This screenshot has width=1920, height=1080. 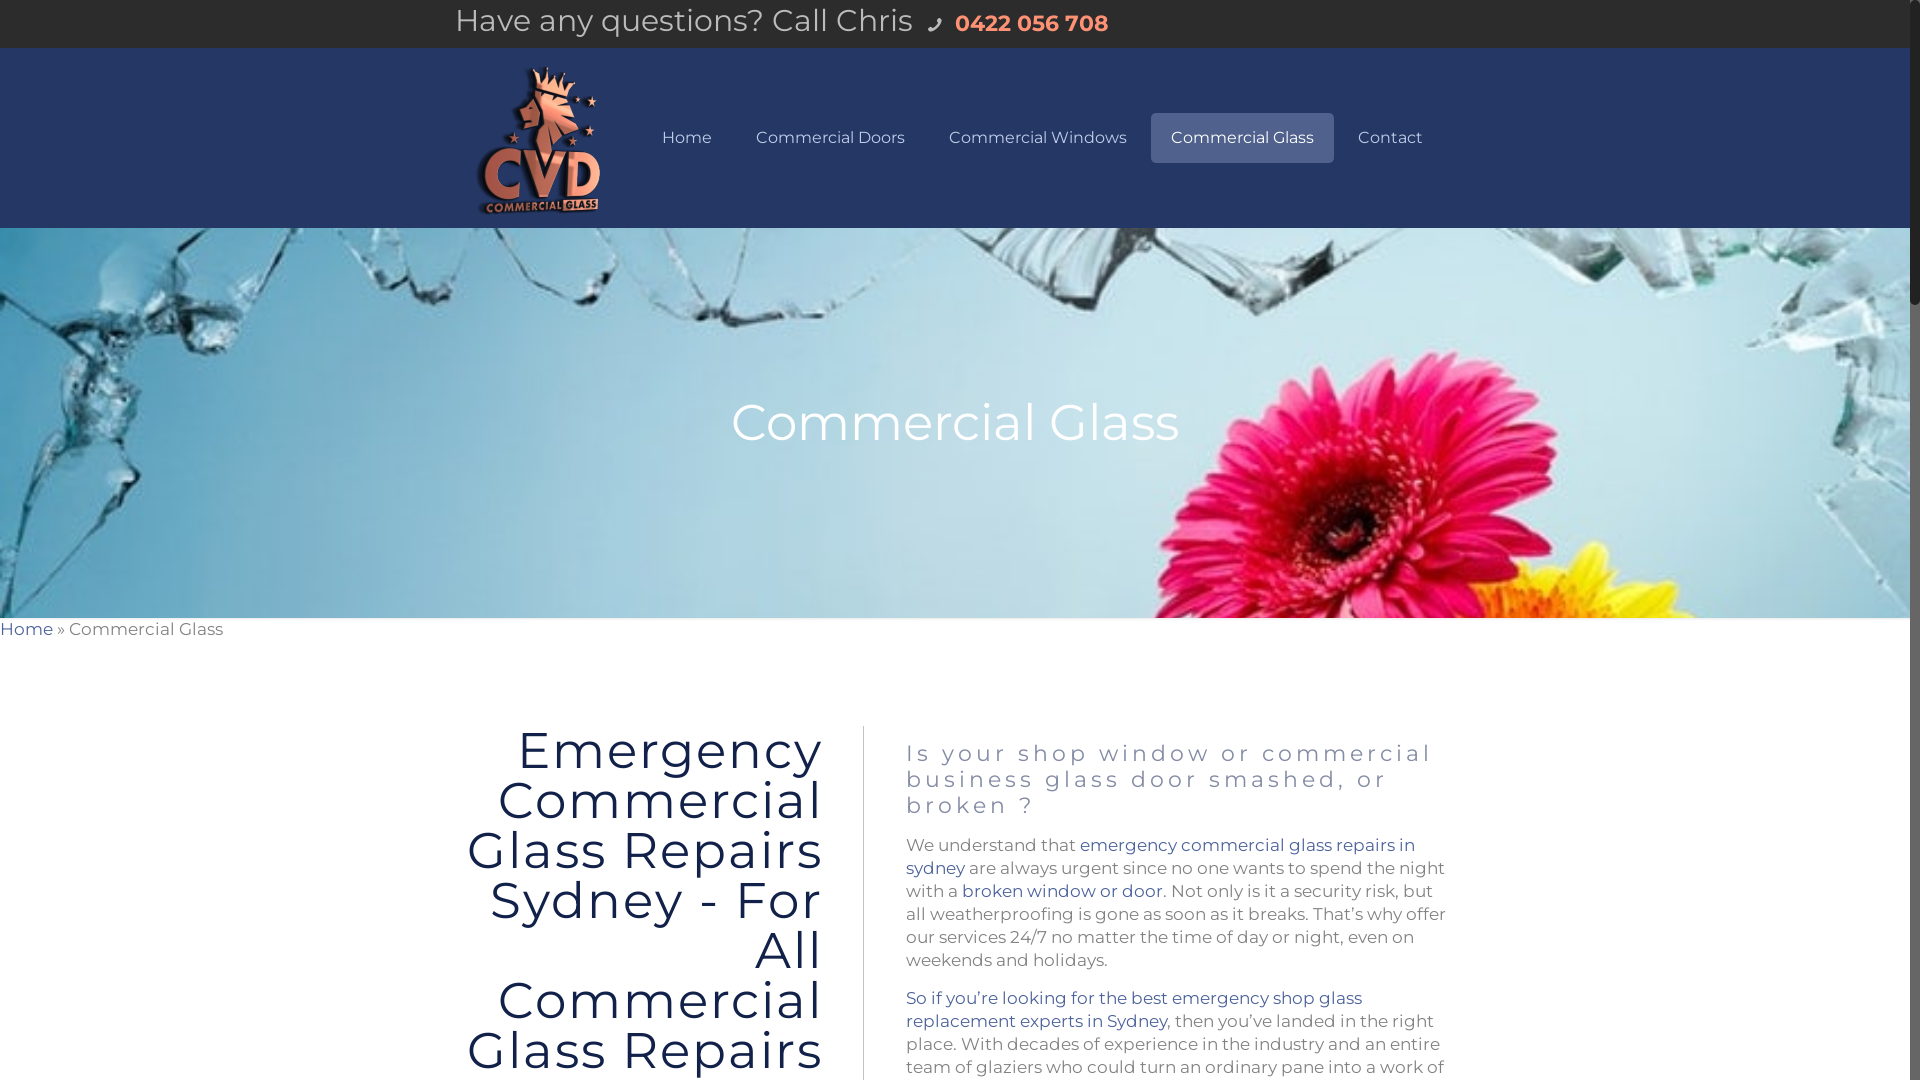 What do you see at coordinates (1037, 137) in the screenshot?
I see `'Commercial Windows'` at bounding box center [1037, 137].